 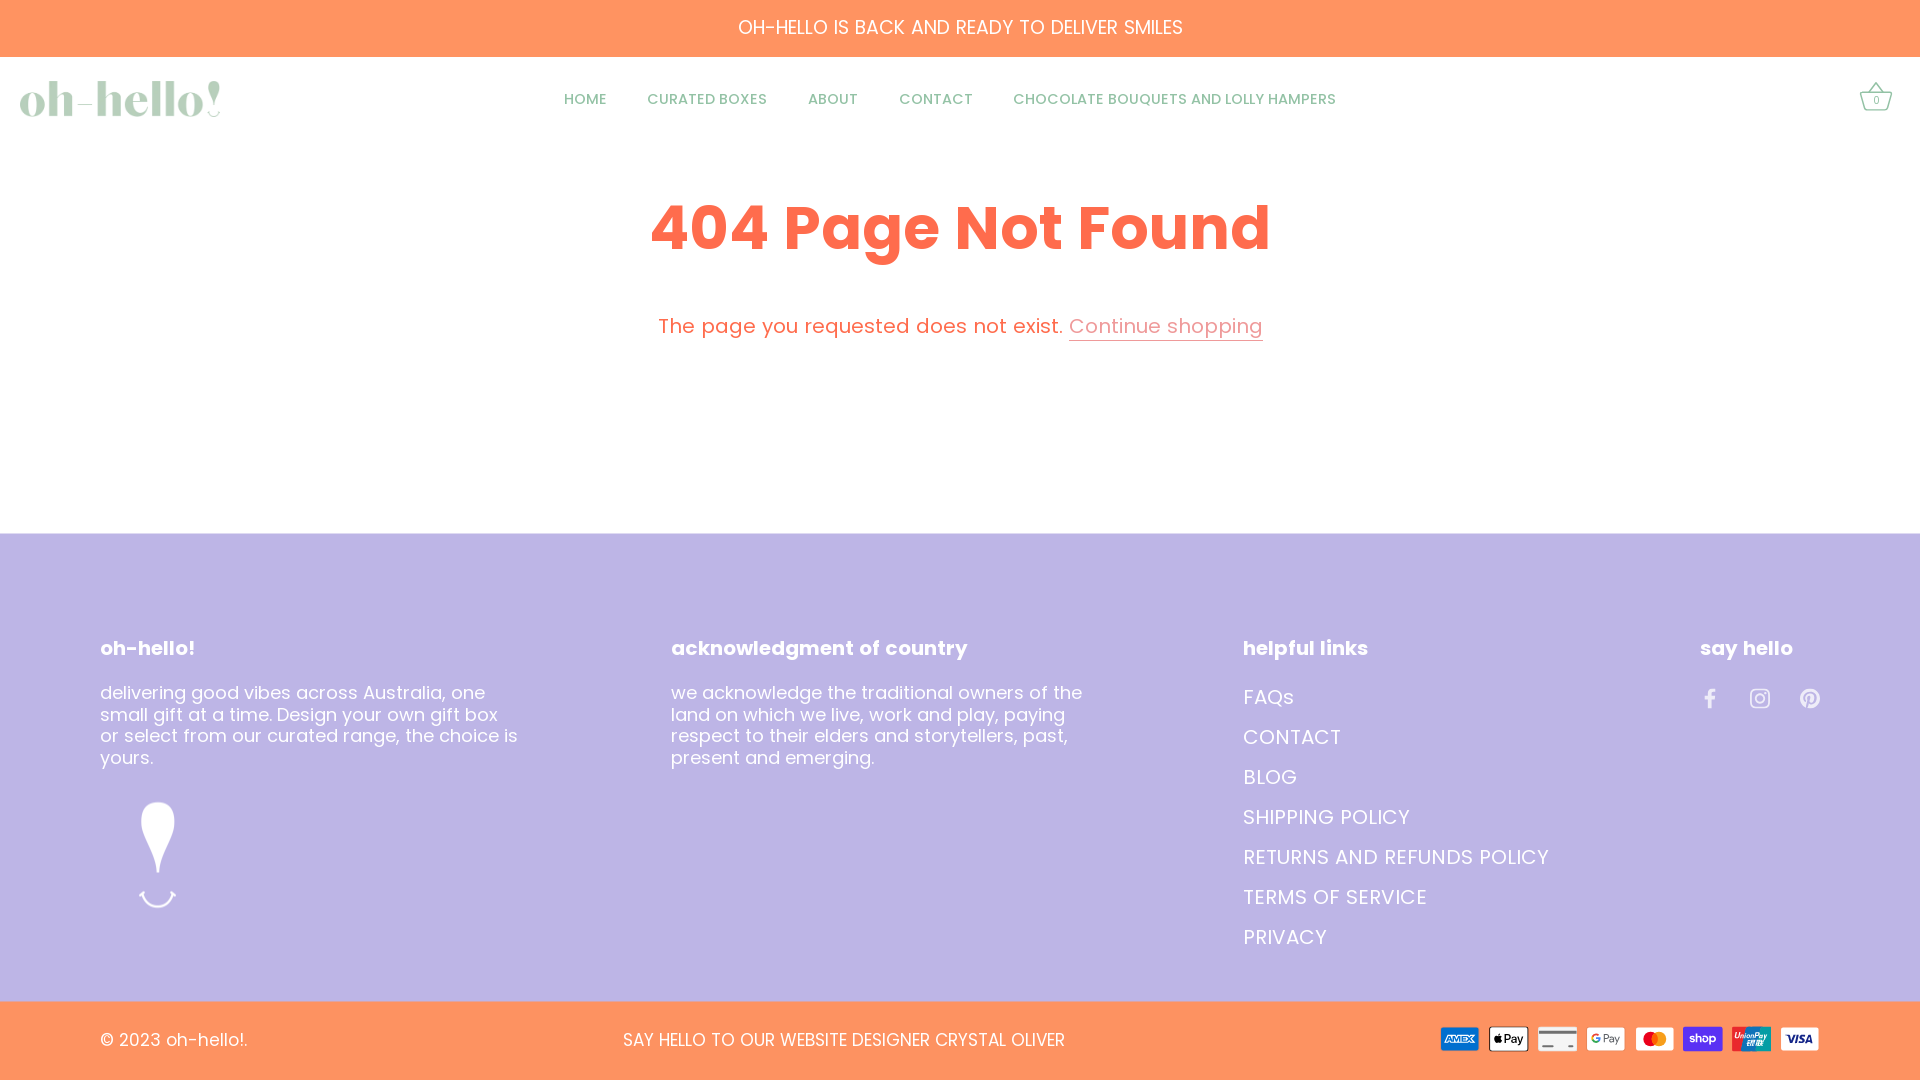 What do you see at coordinates (1852, 99) in the screenshot?
I see `'Basket` at bounding box center [1852, 99].